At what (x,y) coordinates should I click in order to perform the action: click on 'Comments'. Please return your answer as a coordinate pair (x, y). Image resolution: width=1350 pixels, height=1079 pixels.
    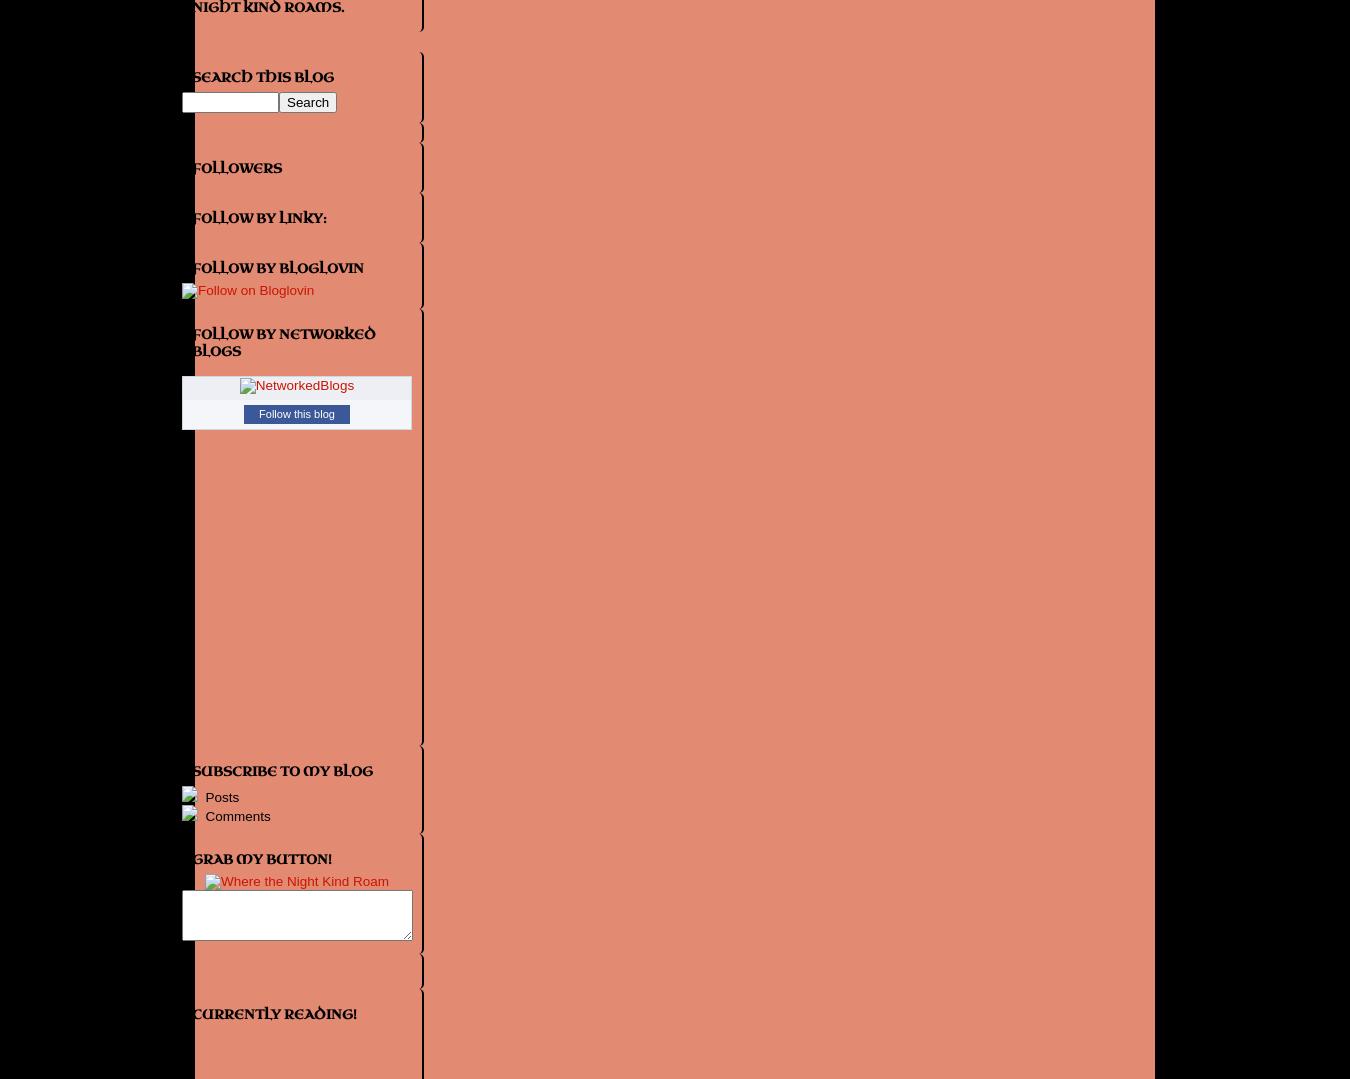
    Looking at the image, I should click on (201, 815).